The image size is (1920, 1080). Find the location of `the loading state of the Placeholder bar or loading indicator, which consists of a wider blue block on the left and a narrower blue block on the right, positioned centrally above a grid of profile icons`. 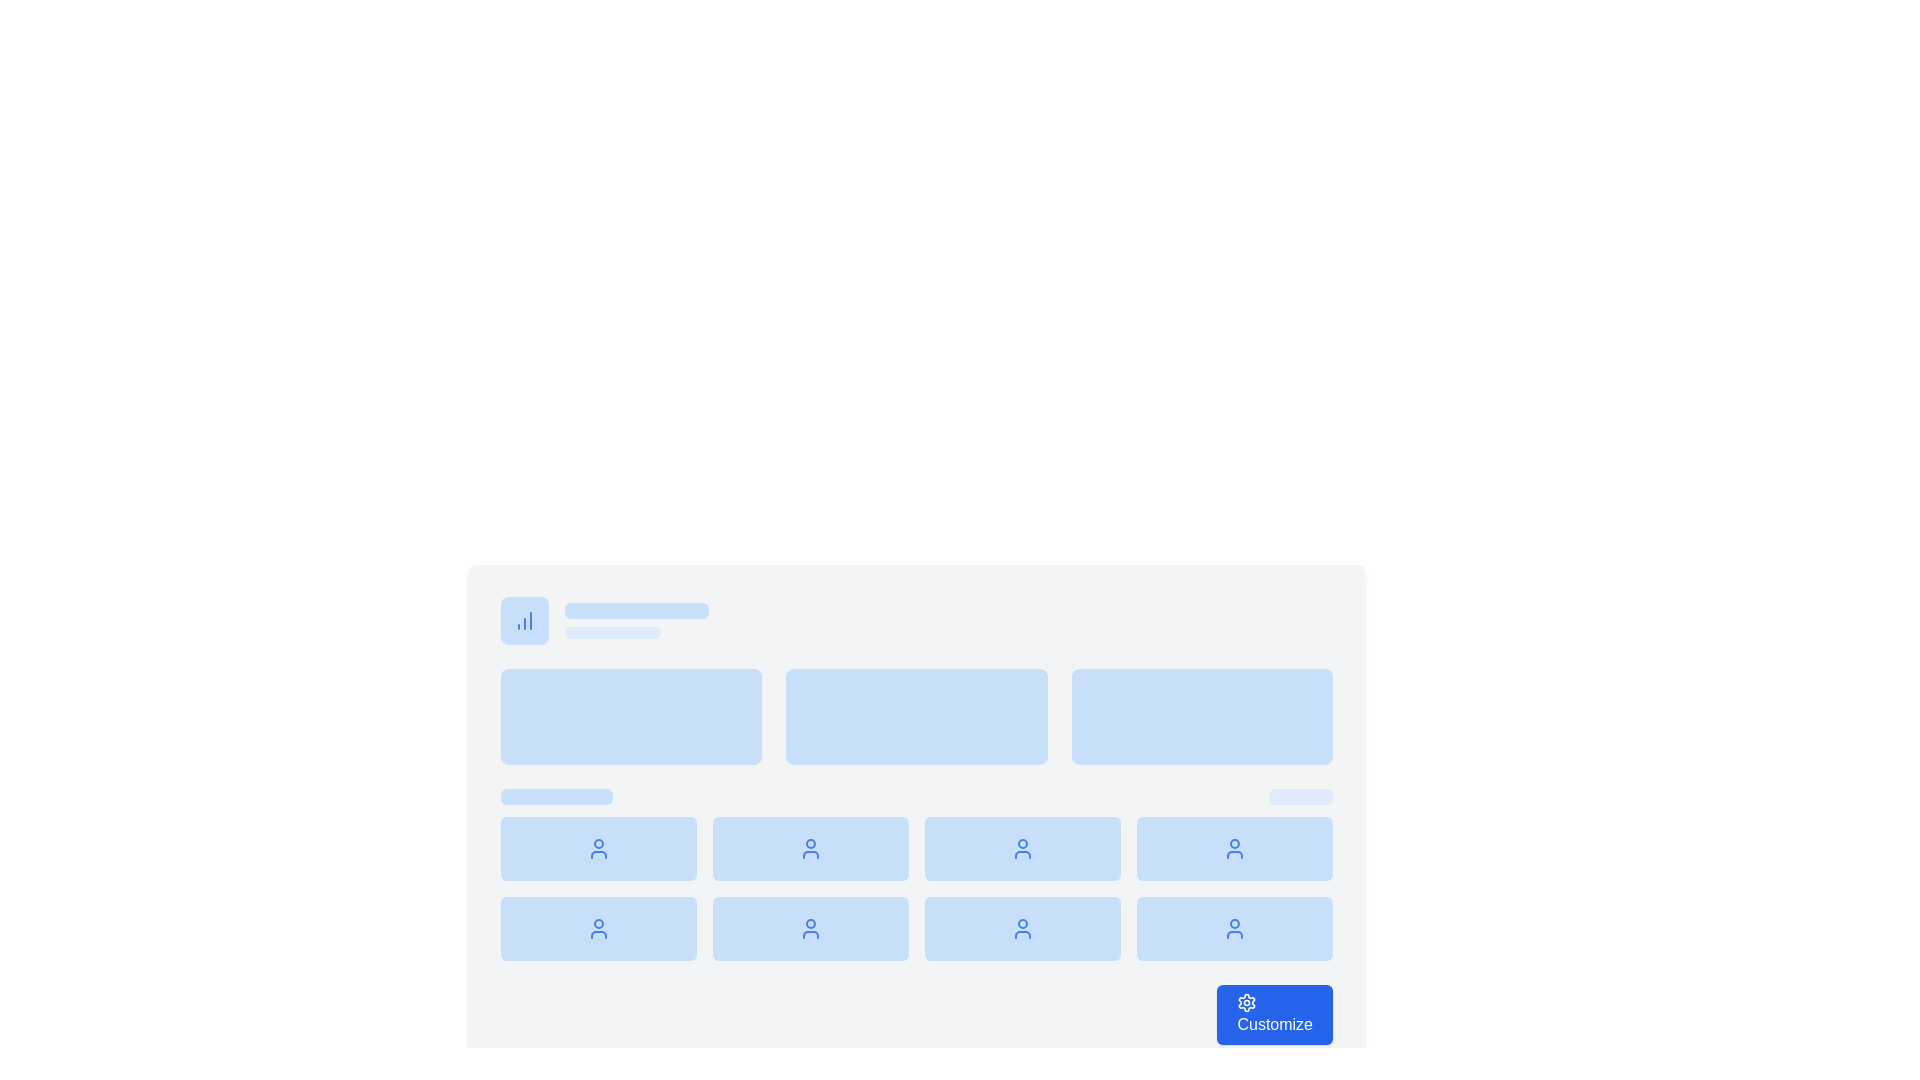

the loading state of the Placeholder bar or loading indicator, which consists of a wider blue block on the left and a narrower blue block on the right, positioned centrally above a grid of profile icons is located at coordinates (915, 796).